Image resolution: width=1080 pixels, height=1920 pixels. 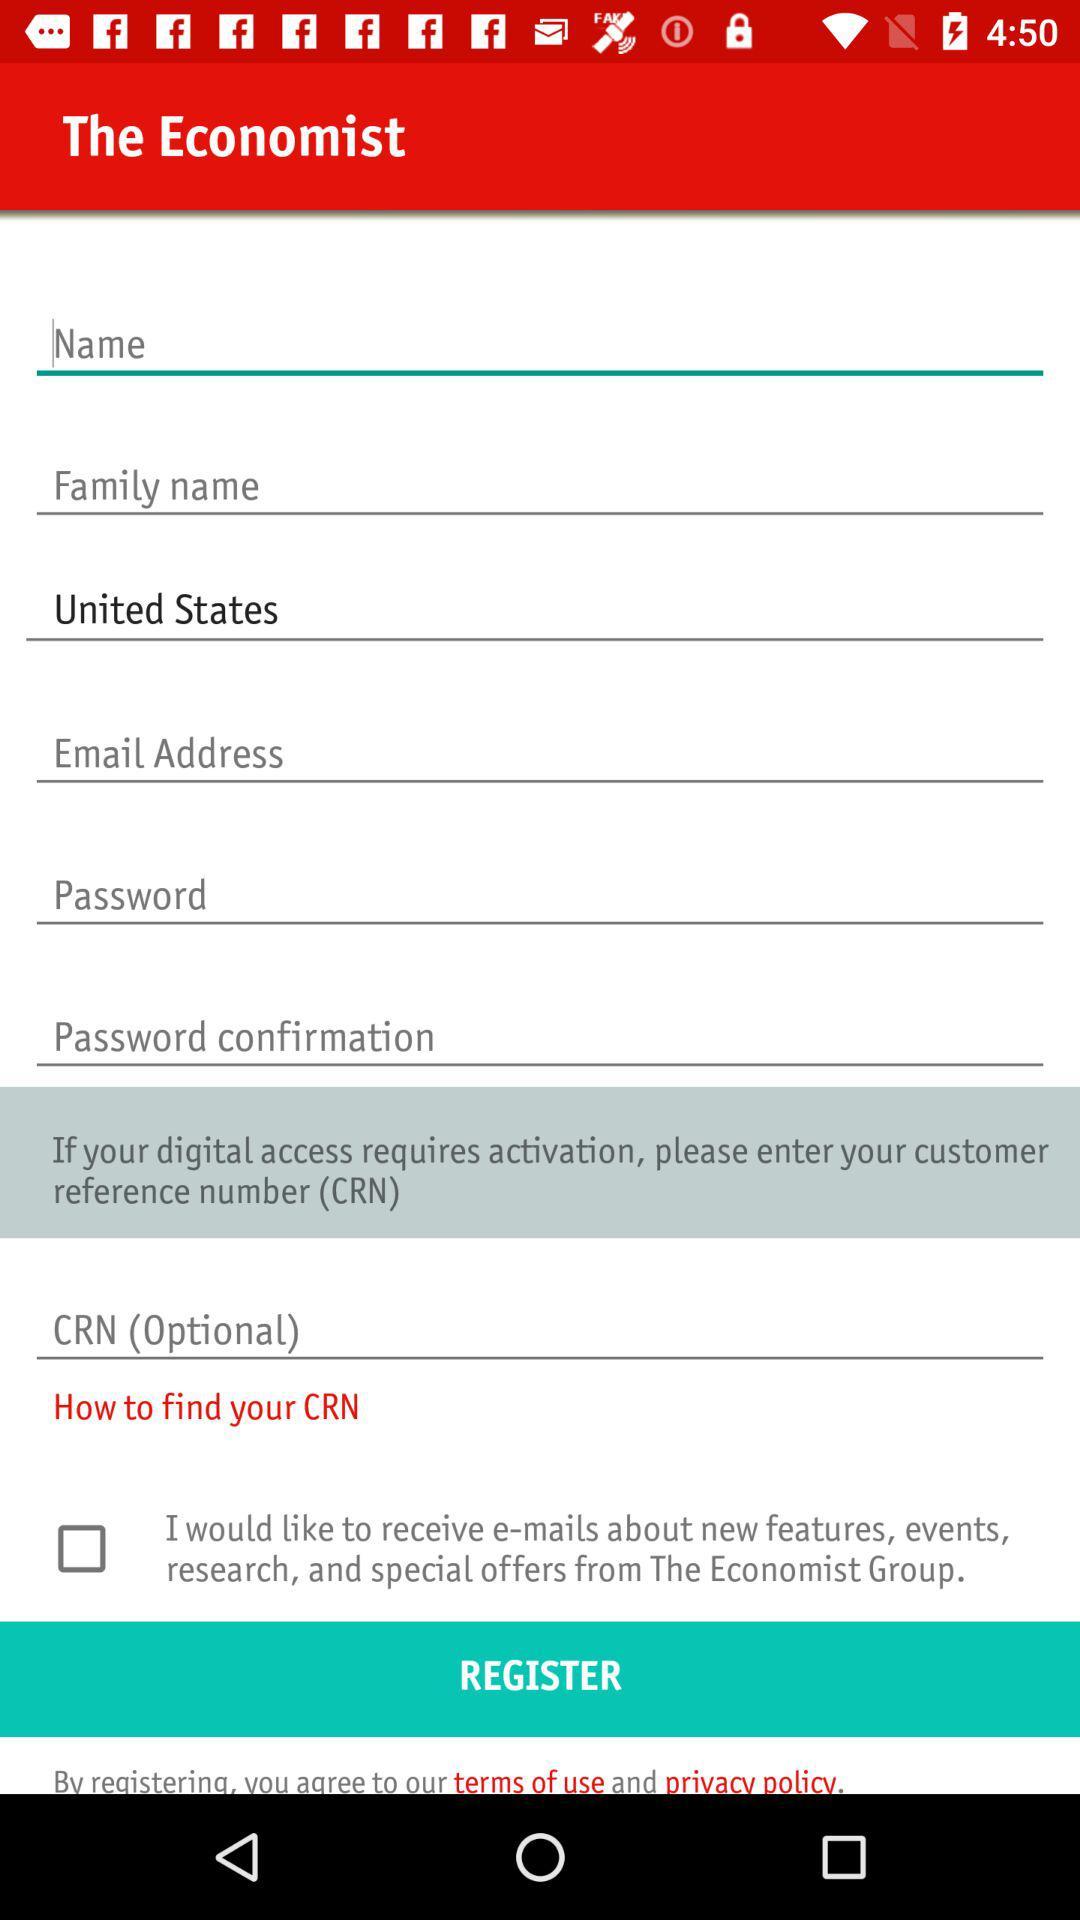 I want to click on type family name, so click(x=540, y=463).